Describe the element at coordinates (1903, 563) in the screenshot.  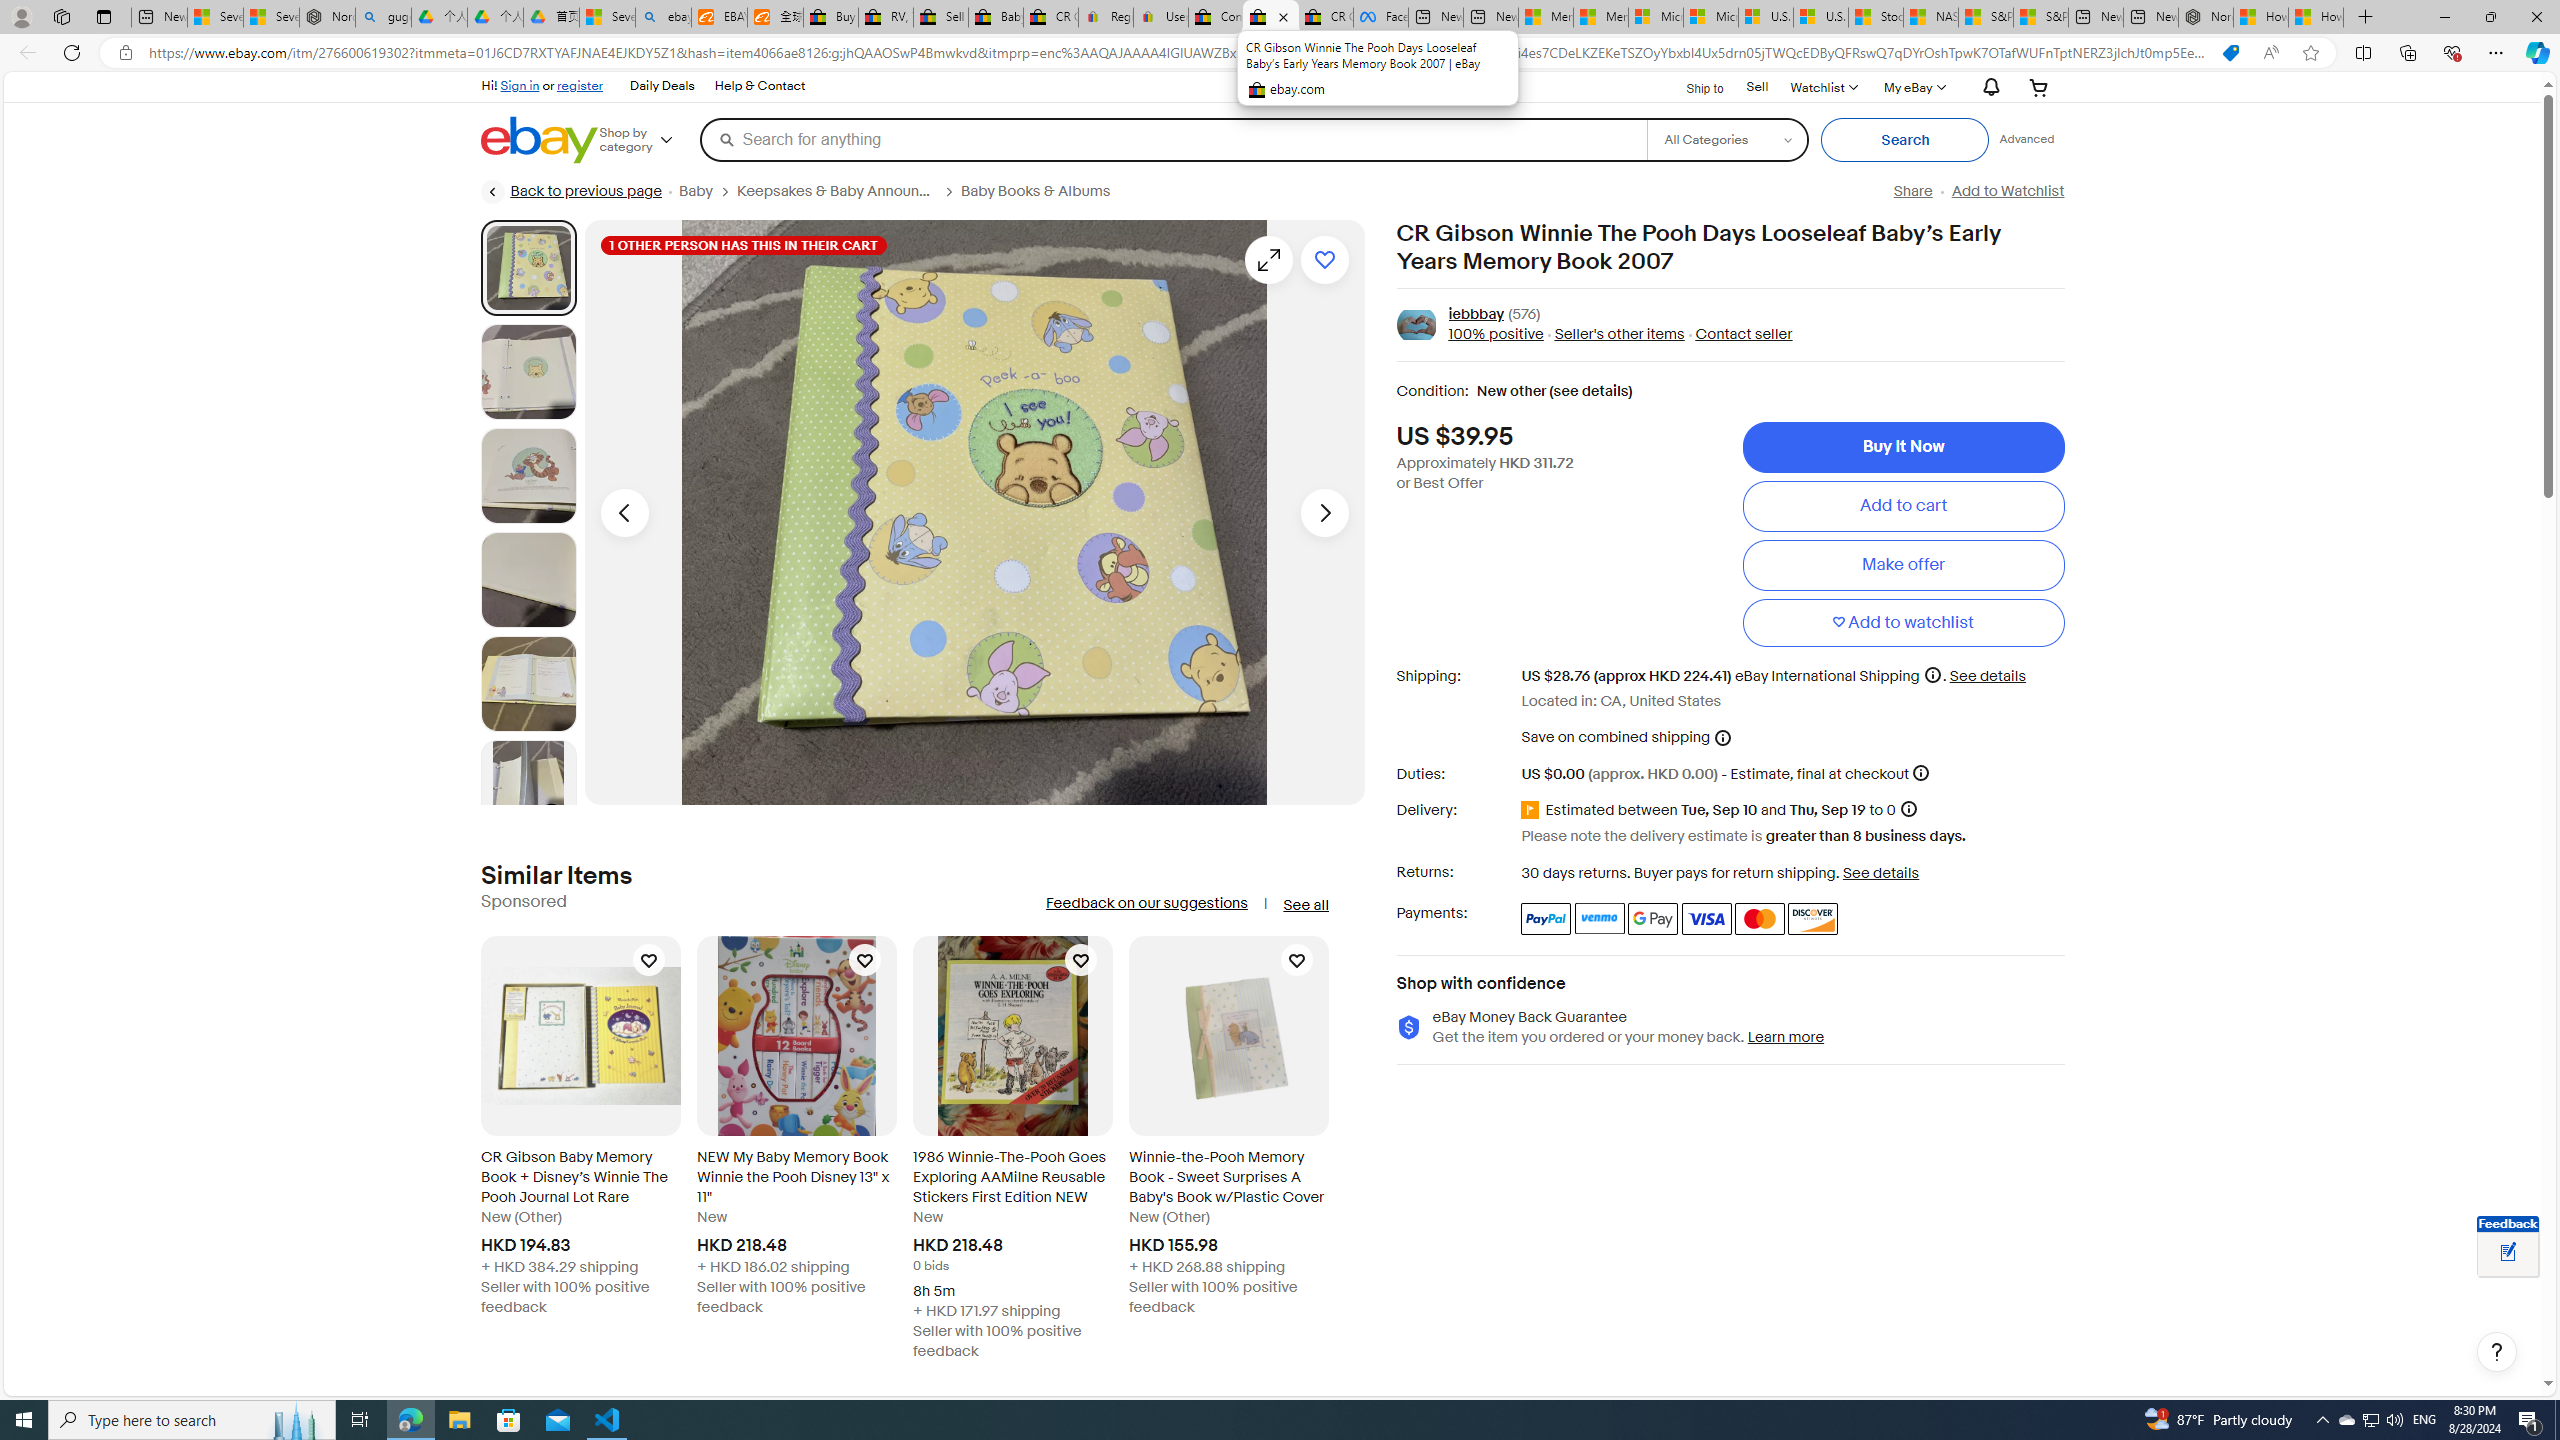
I see `'Make offer'` at that location.